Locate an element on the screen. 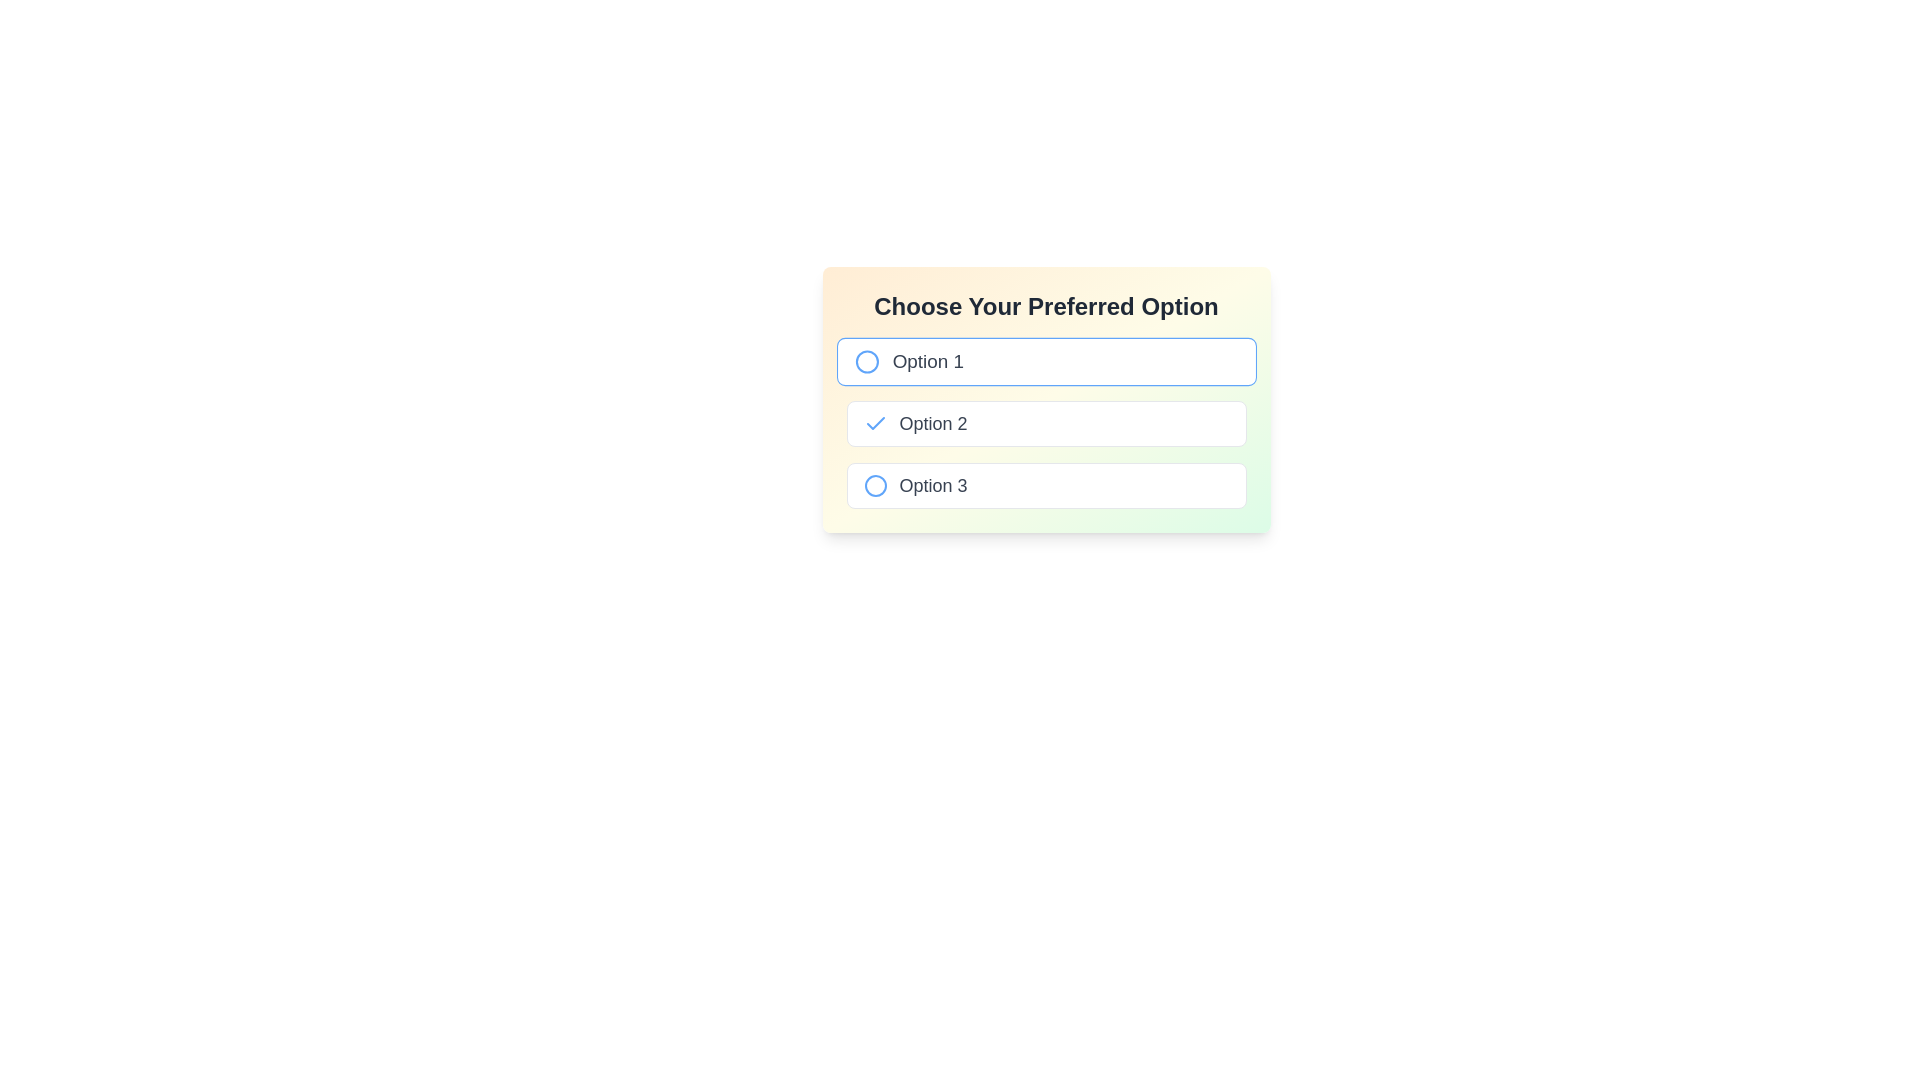 Image resolution: width=1920 pixels, height=1080 pixels. the text label that reads 'Option 2', which is styled in a large gray font and positioned in the middle row of a selection menu, directly to the right of a checkmark icon is located at coordinates (932, 423).